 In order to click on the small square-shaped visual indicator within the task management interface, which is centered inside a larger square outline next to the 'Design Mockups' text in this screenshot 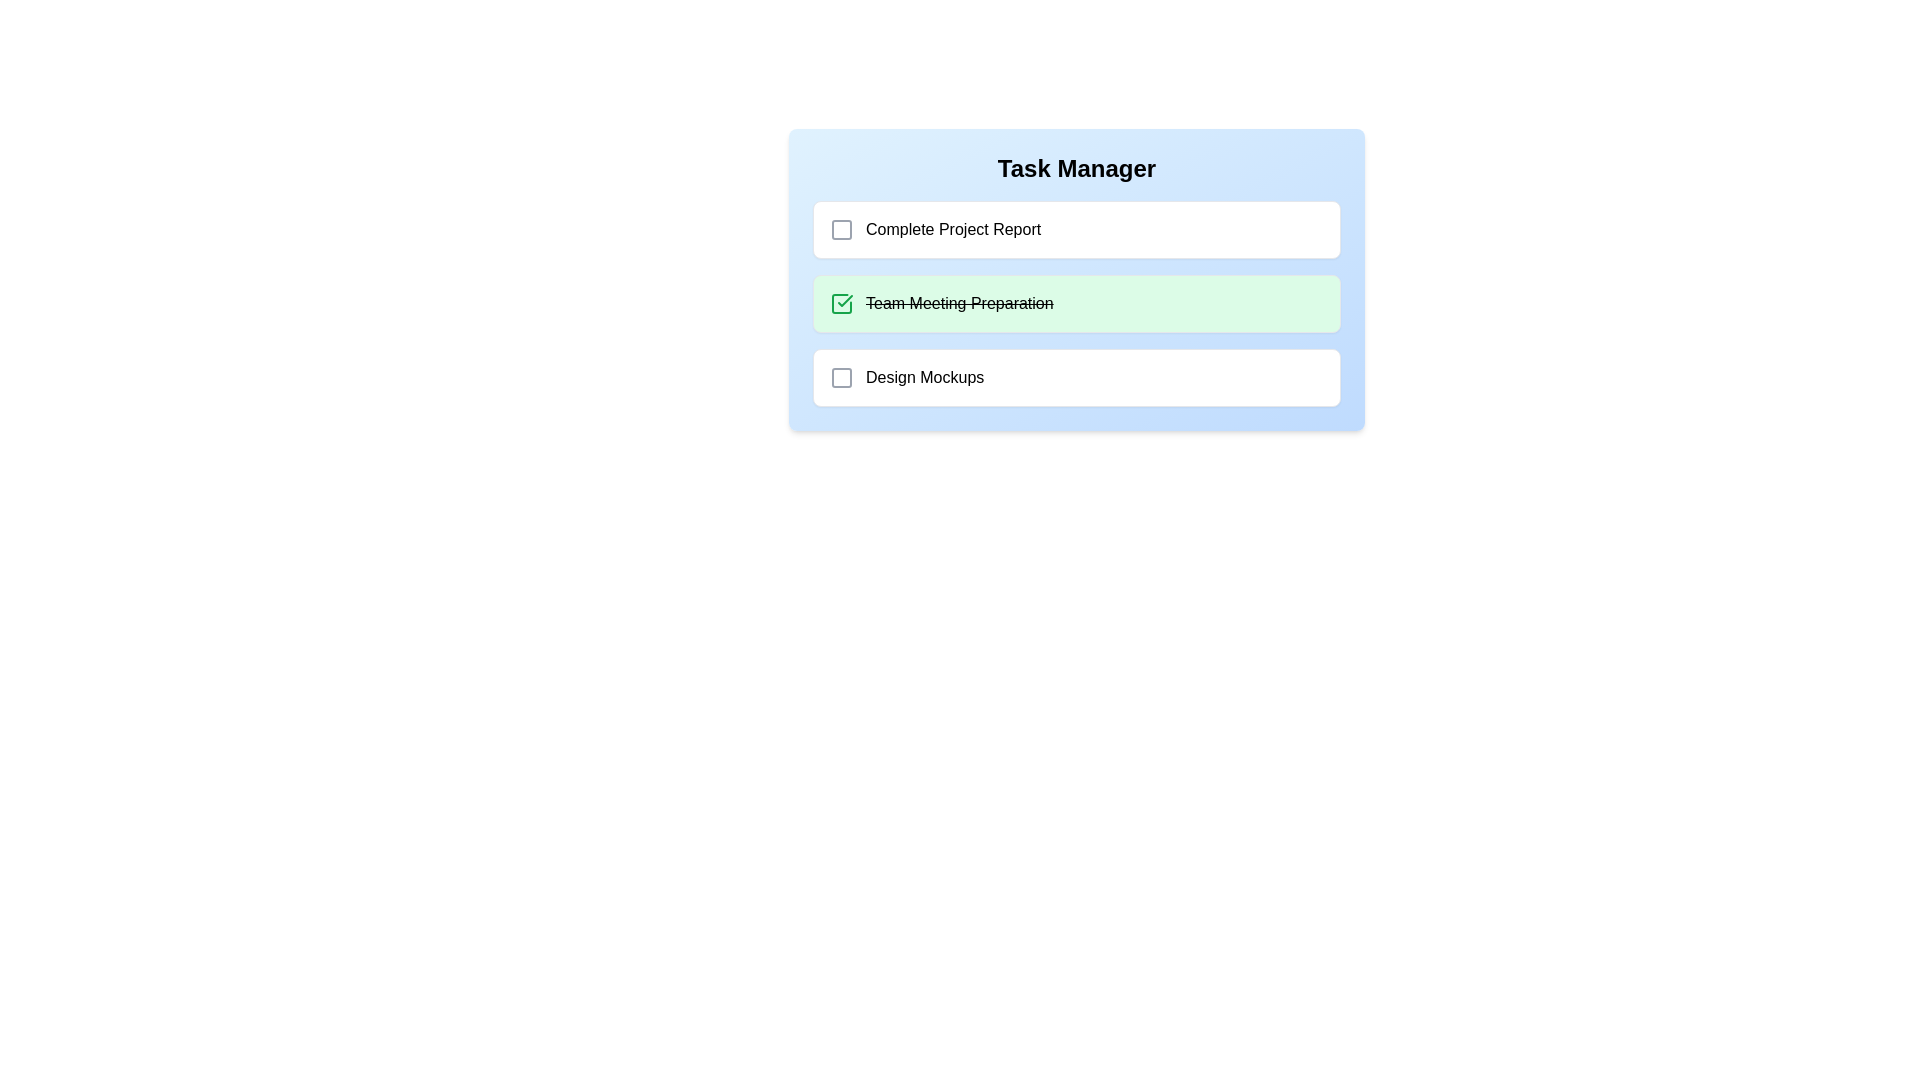, I will do `click(841, 378)`.